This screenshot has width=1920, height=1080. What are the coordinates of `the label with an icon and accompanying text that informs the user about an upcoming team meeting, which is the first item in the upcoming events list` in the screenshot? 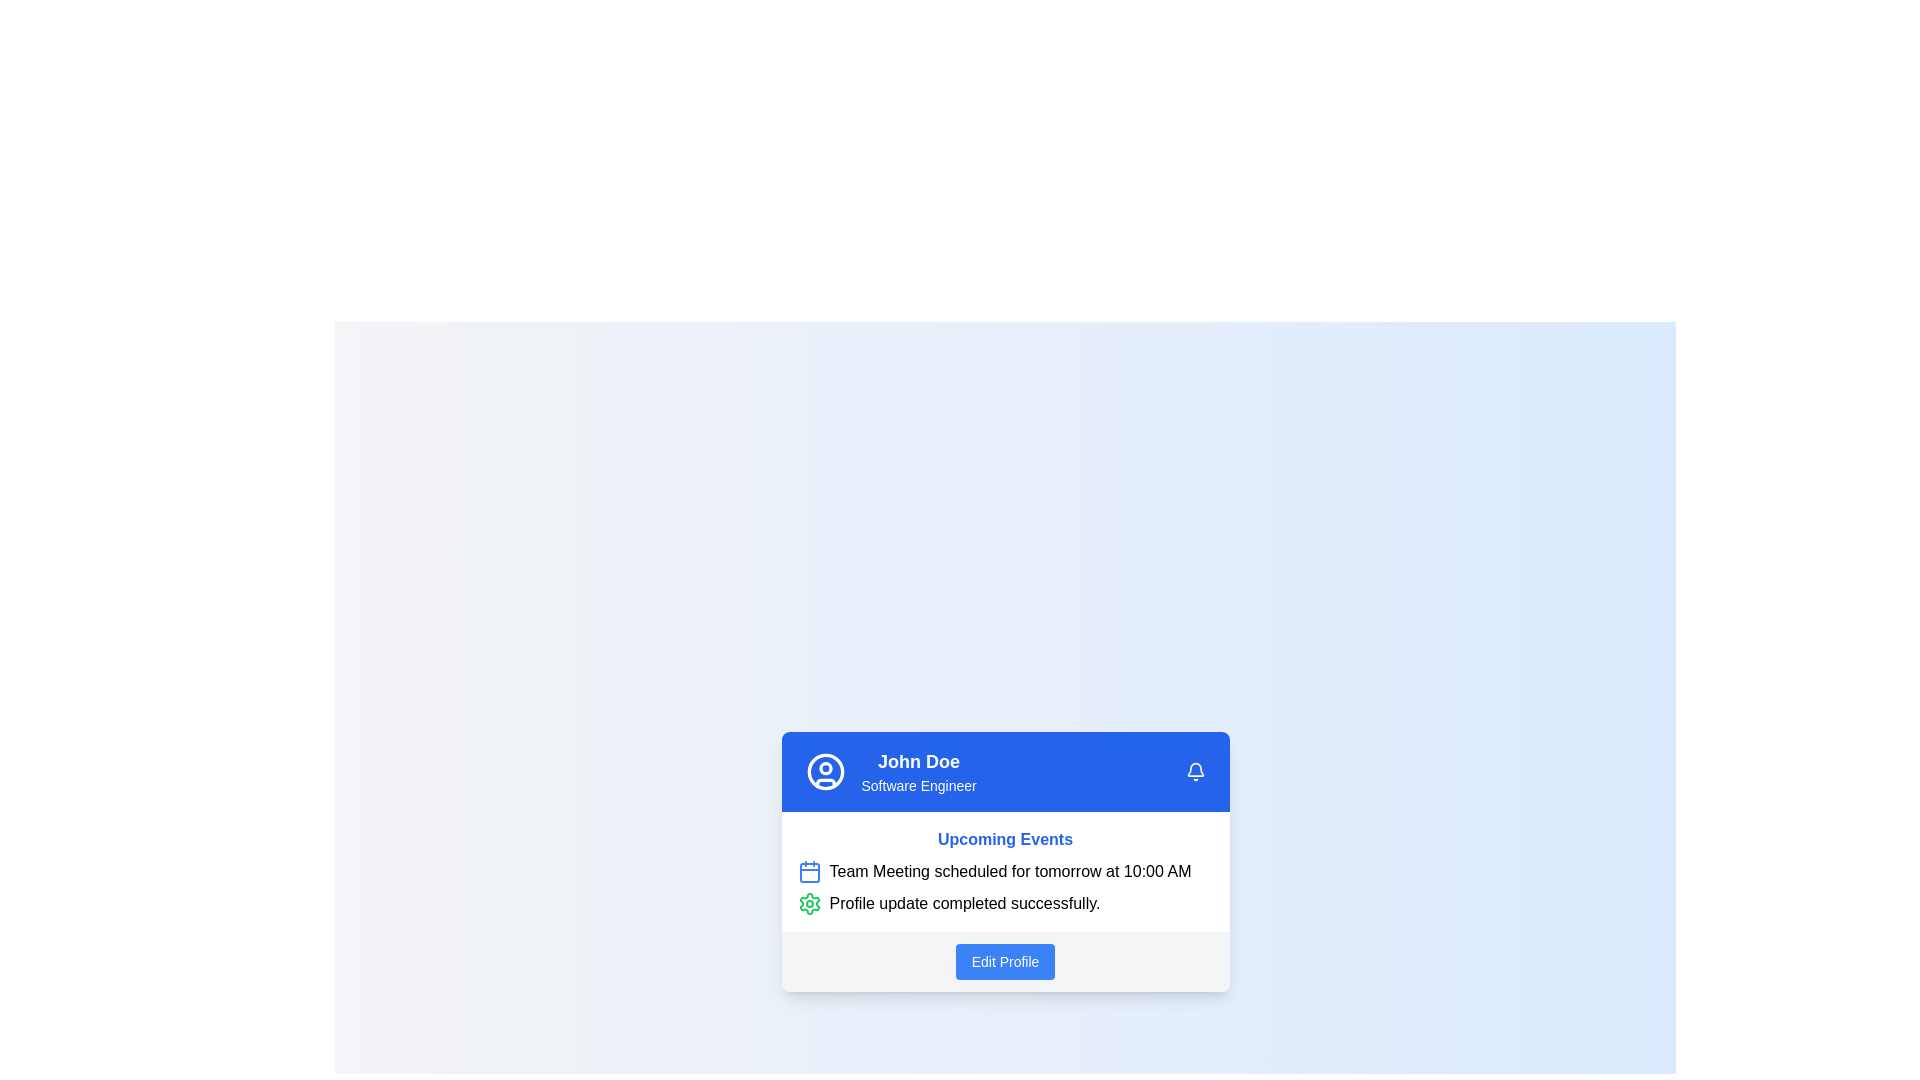 It's located at (1005, 870).